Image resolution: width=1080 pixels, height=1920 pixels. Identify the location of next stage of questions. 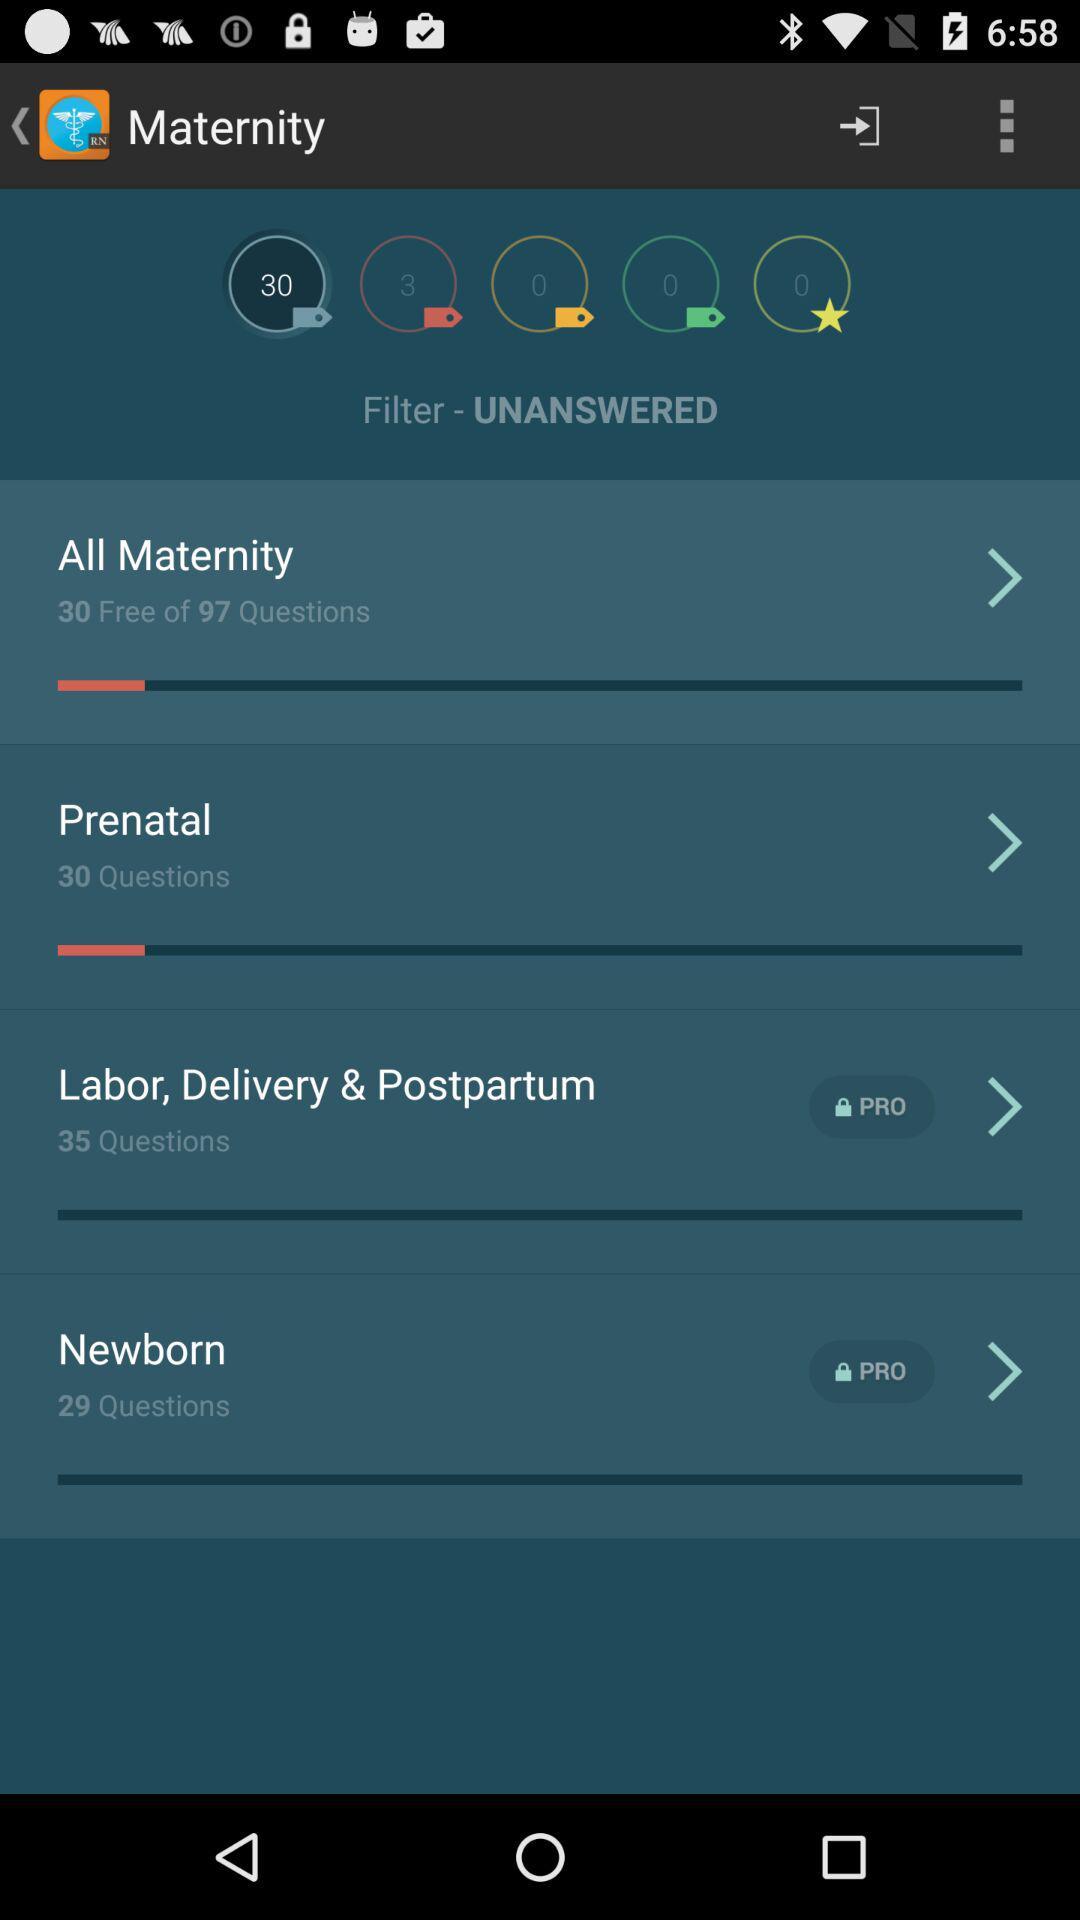
(407, 282).